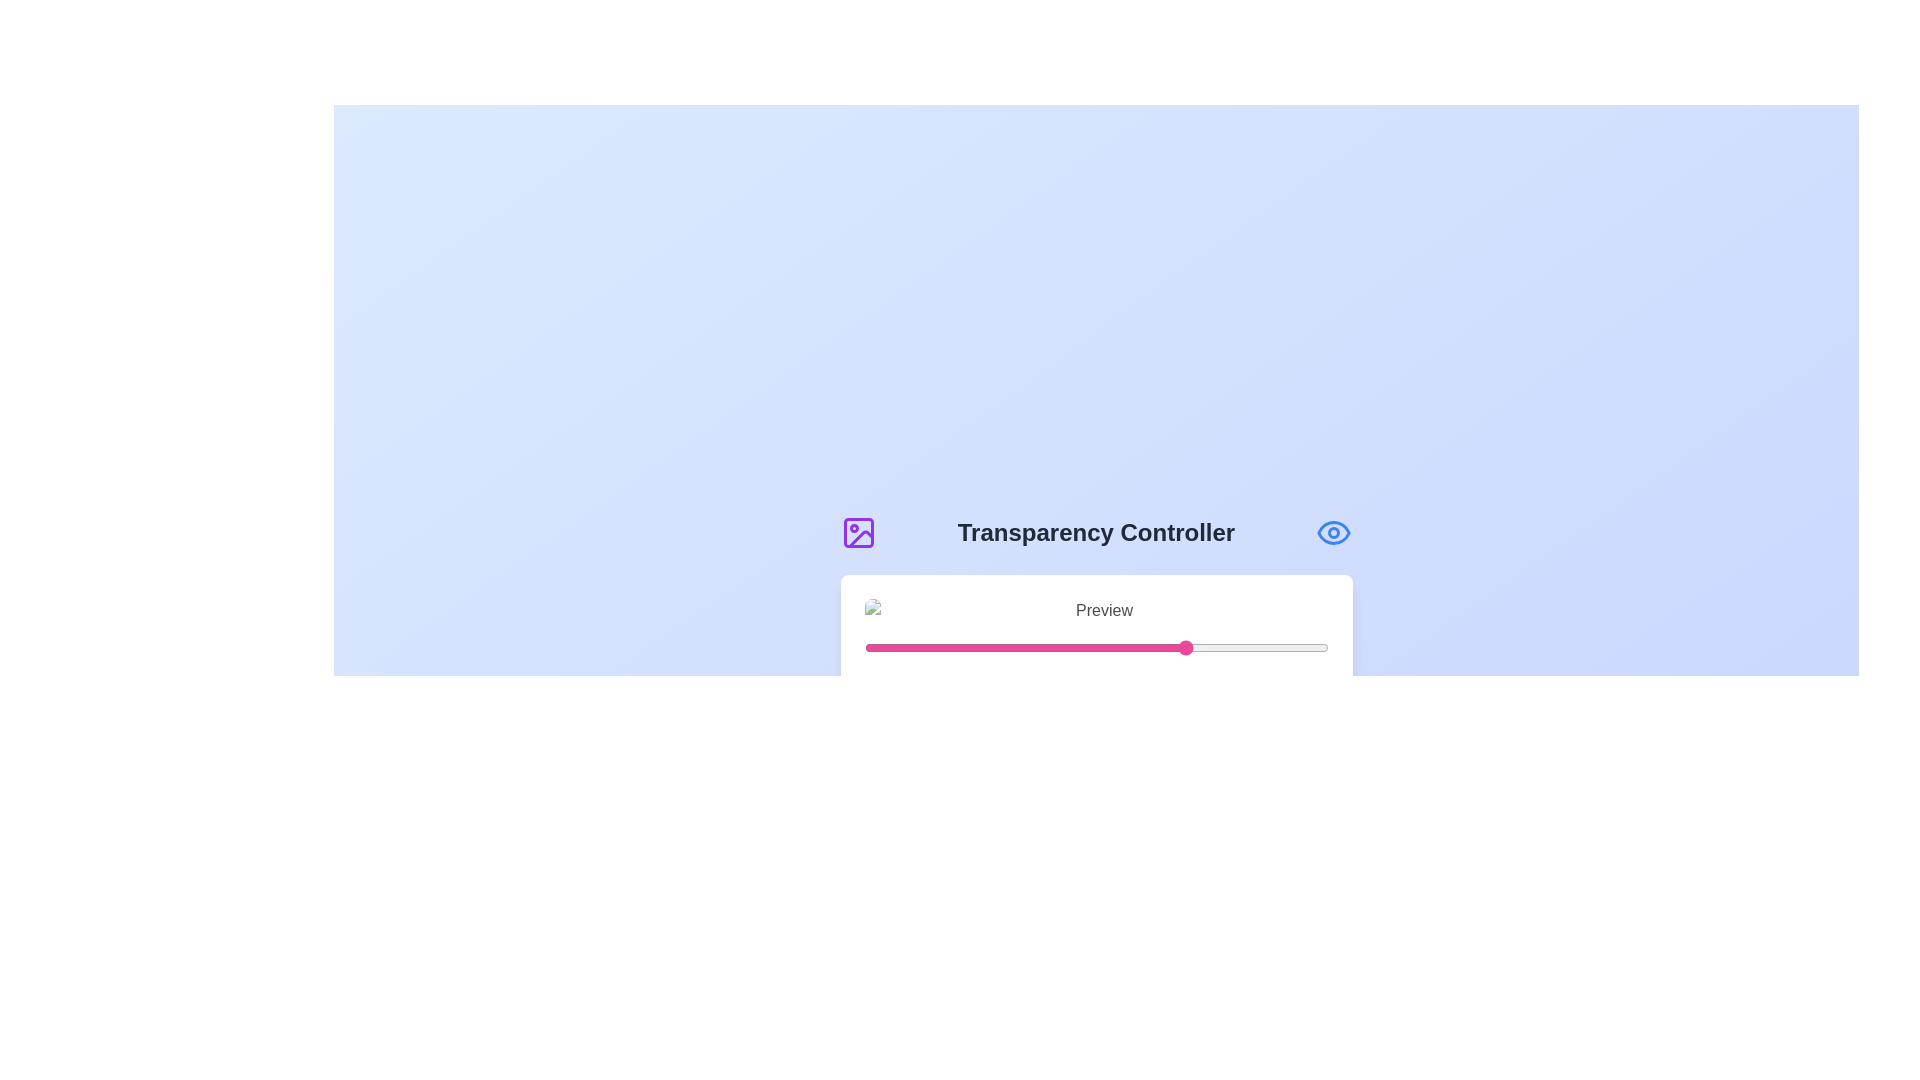 The width and height of the screenshot is (1920, 1080). I want to click on the transparency slider to 72%, so click(1198, 648).